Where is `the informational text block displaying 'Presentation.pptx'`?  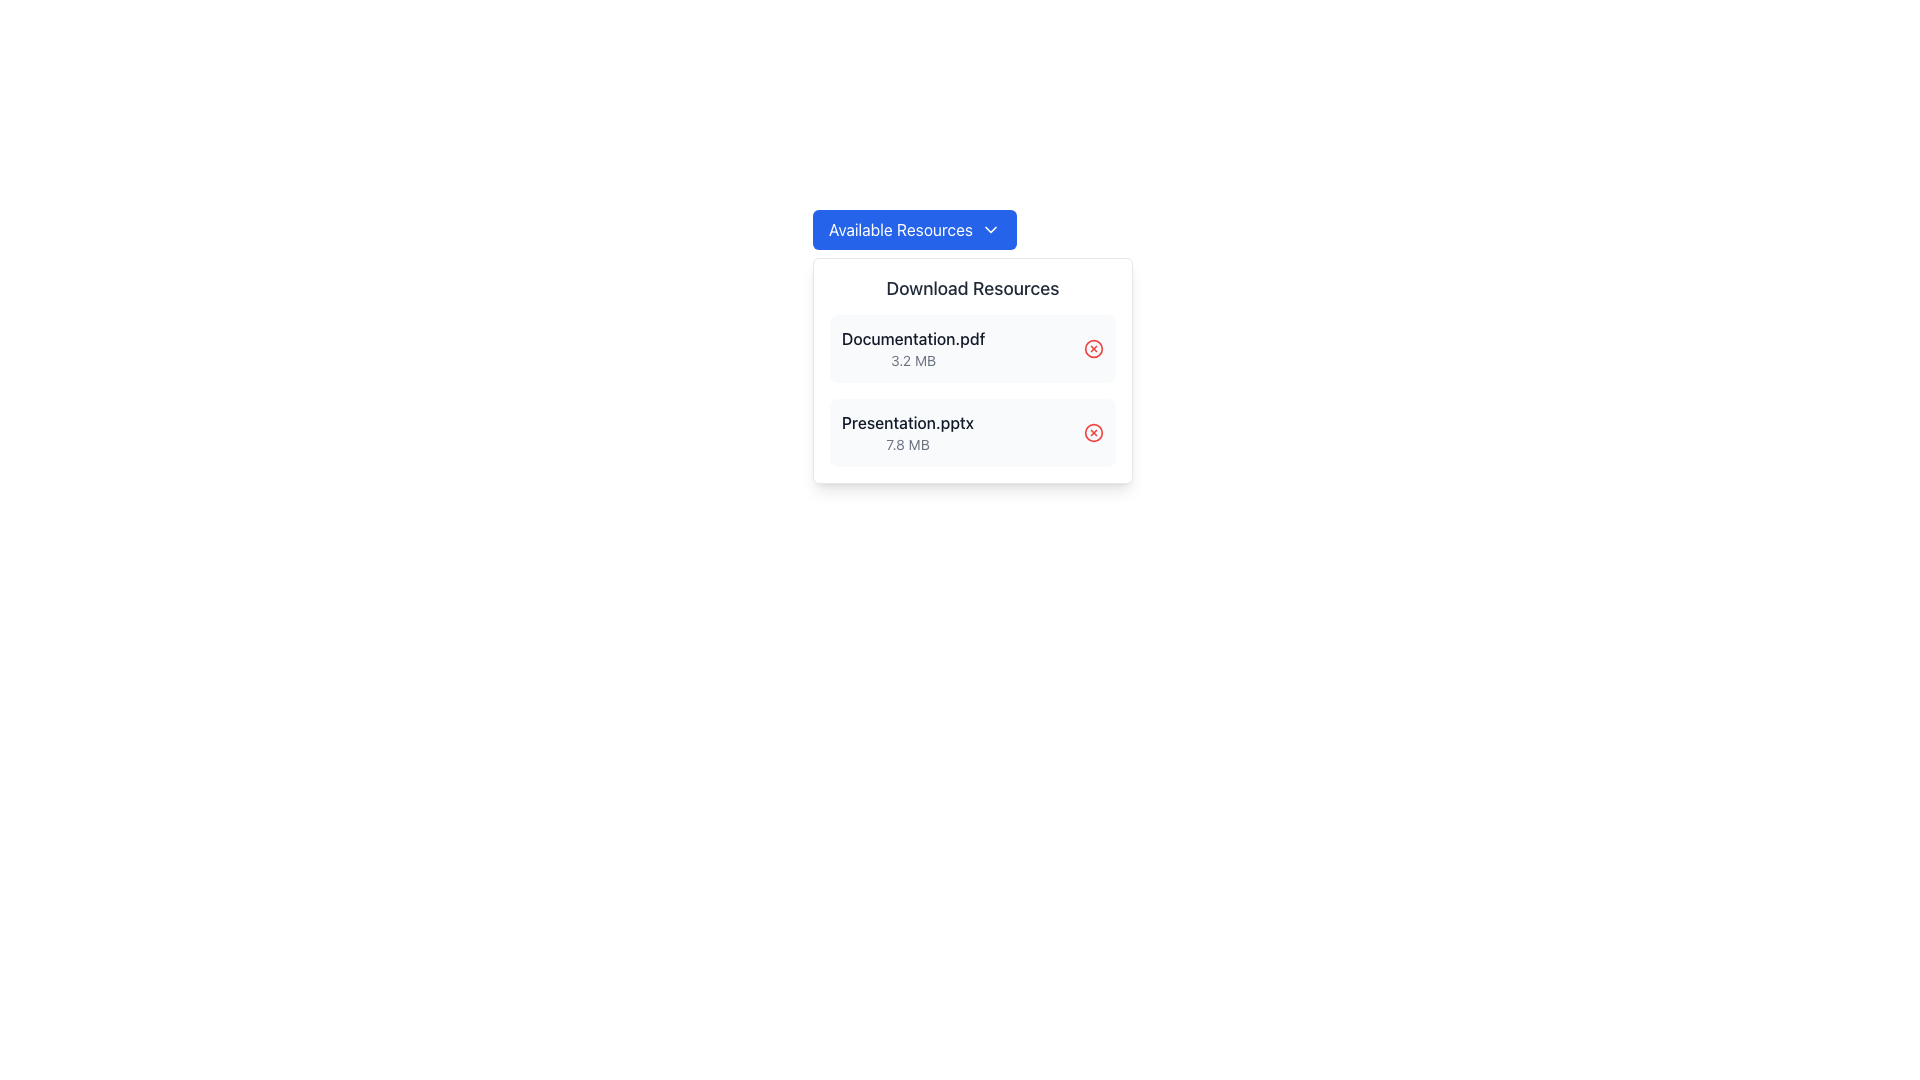
the informational text block displaying 'Presentation.pptx' is located at coordinates (906, 431).